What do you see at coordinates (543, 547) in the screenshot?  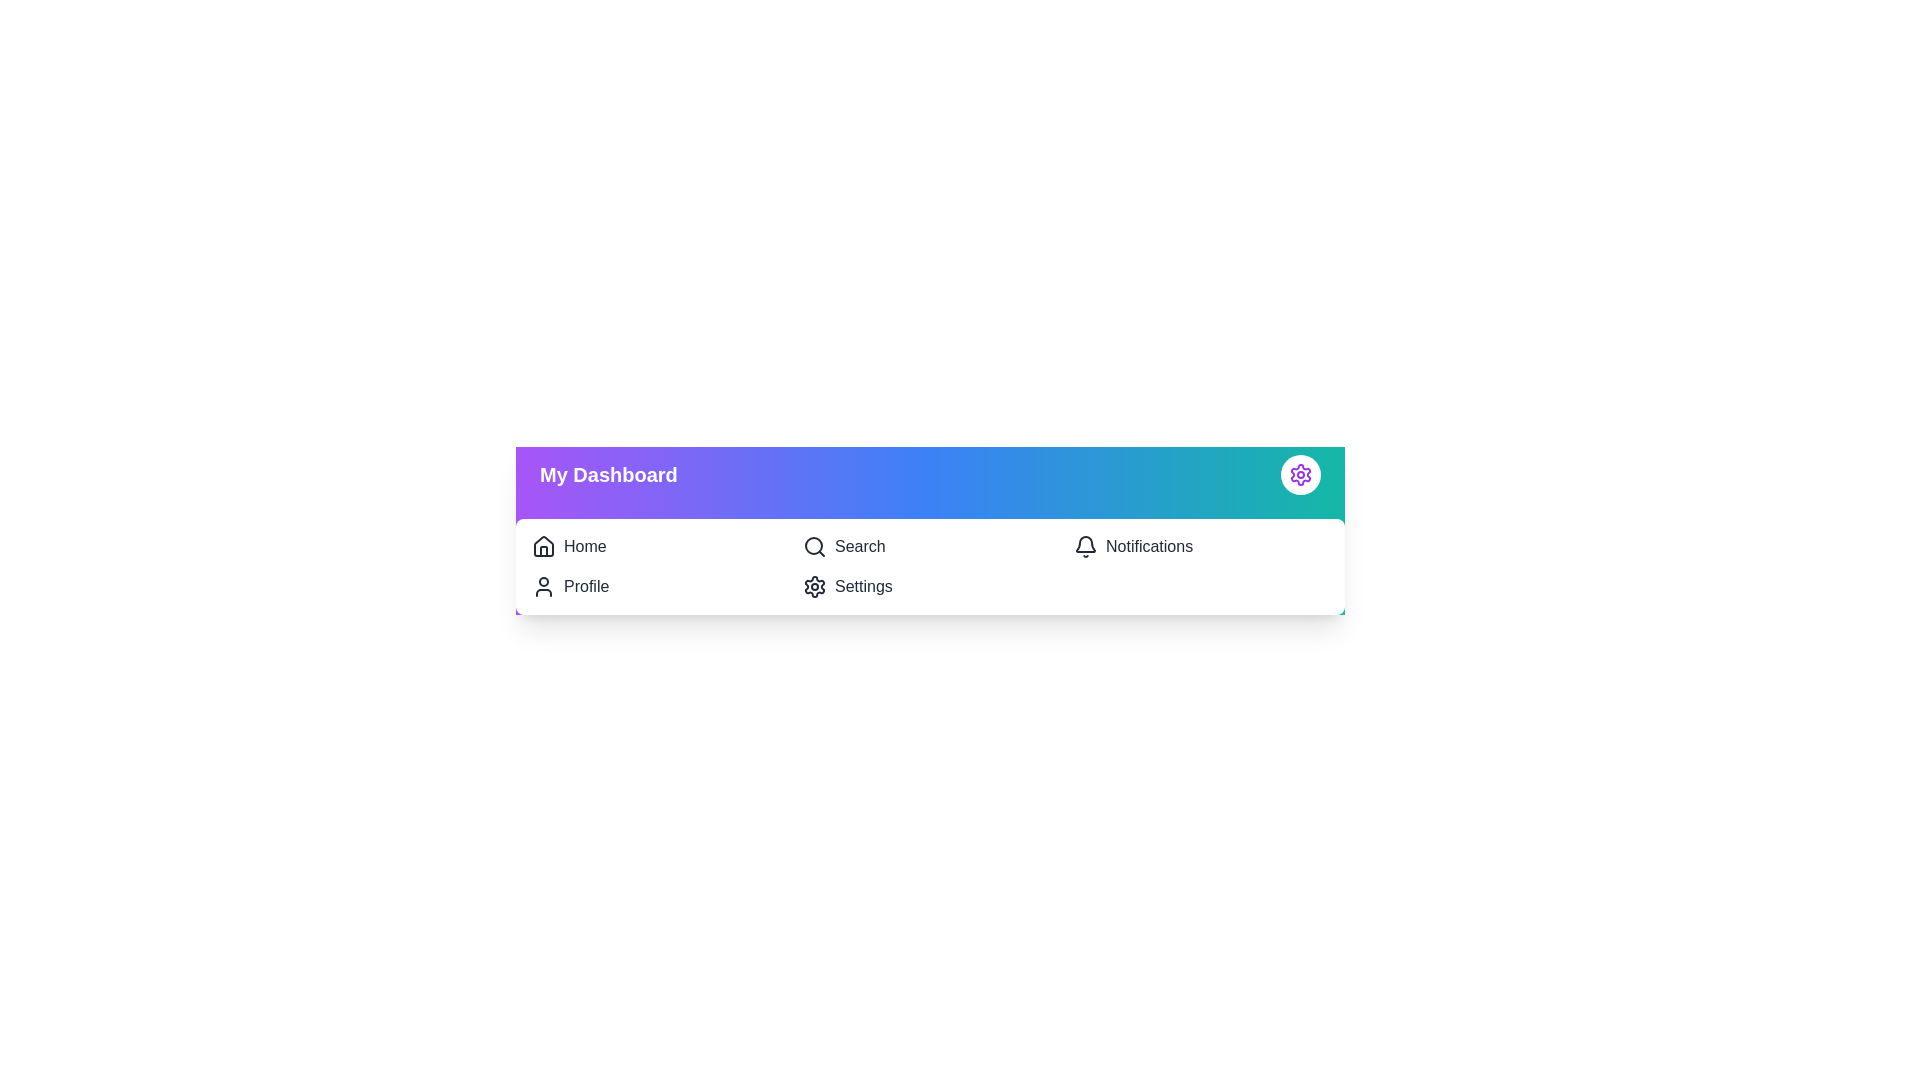 I see `the Home icon to navigate to the Home section` at bounding box center [543, 547].